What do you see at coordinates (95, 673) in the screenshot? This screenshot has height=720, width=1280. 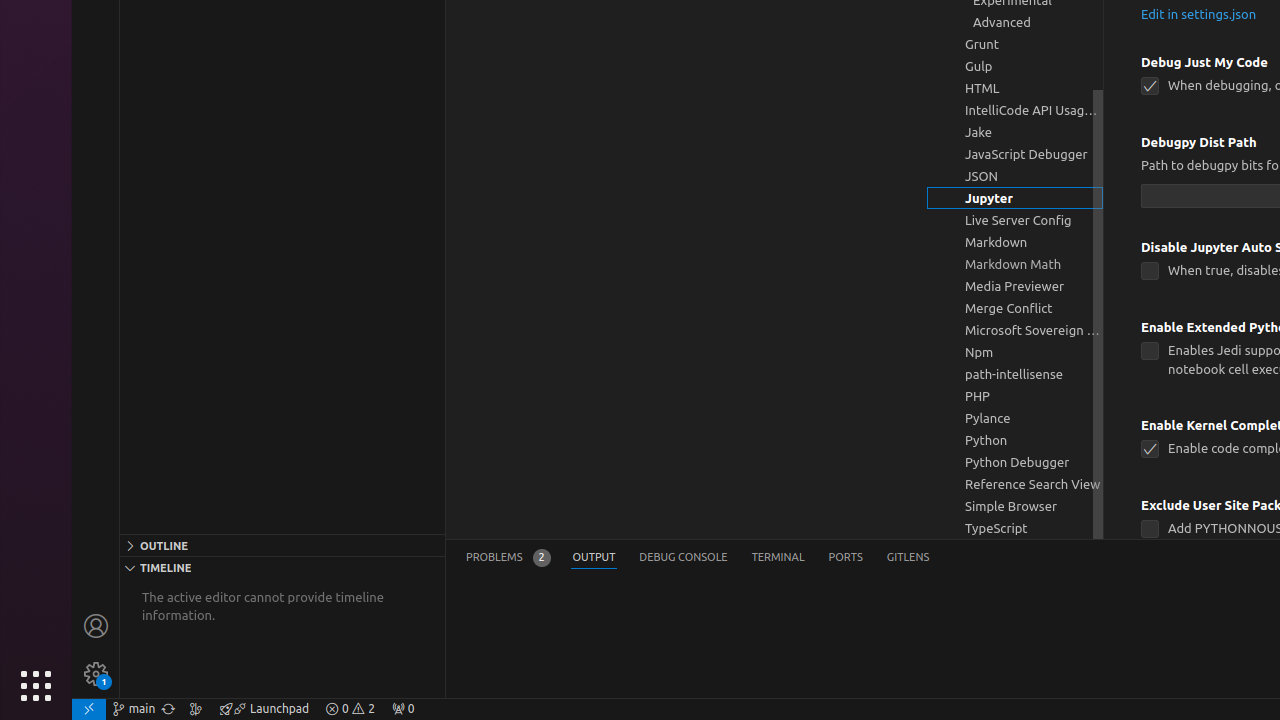 I see `'Manage - New Code update available.'` at bounding box center [95, 673].